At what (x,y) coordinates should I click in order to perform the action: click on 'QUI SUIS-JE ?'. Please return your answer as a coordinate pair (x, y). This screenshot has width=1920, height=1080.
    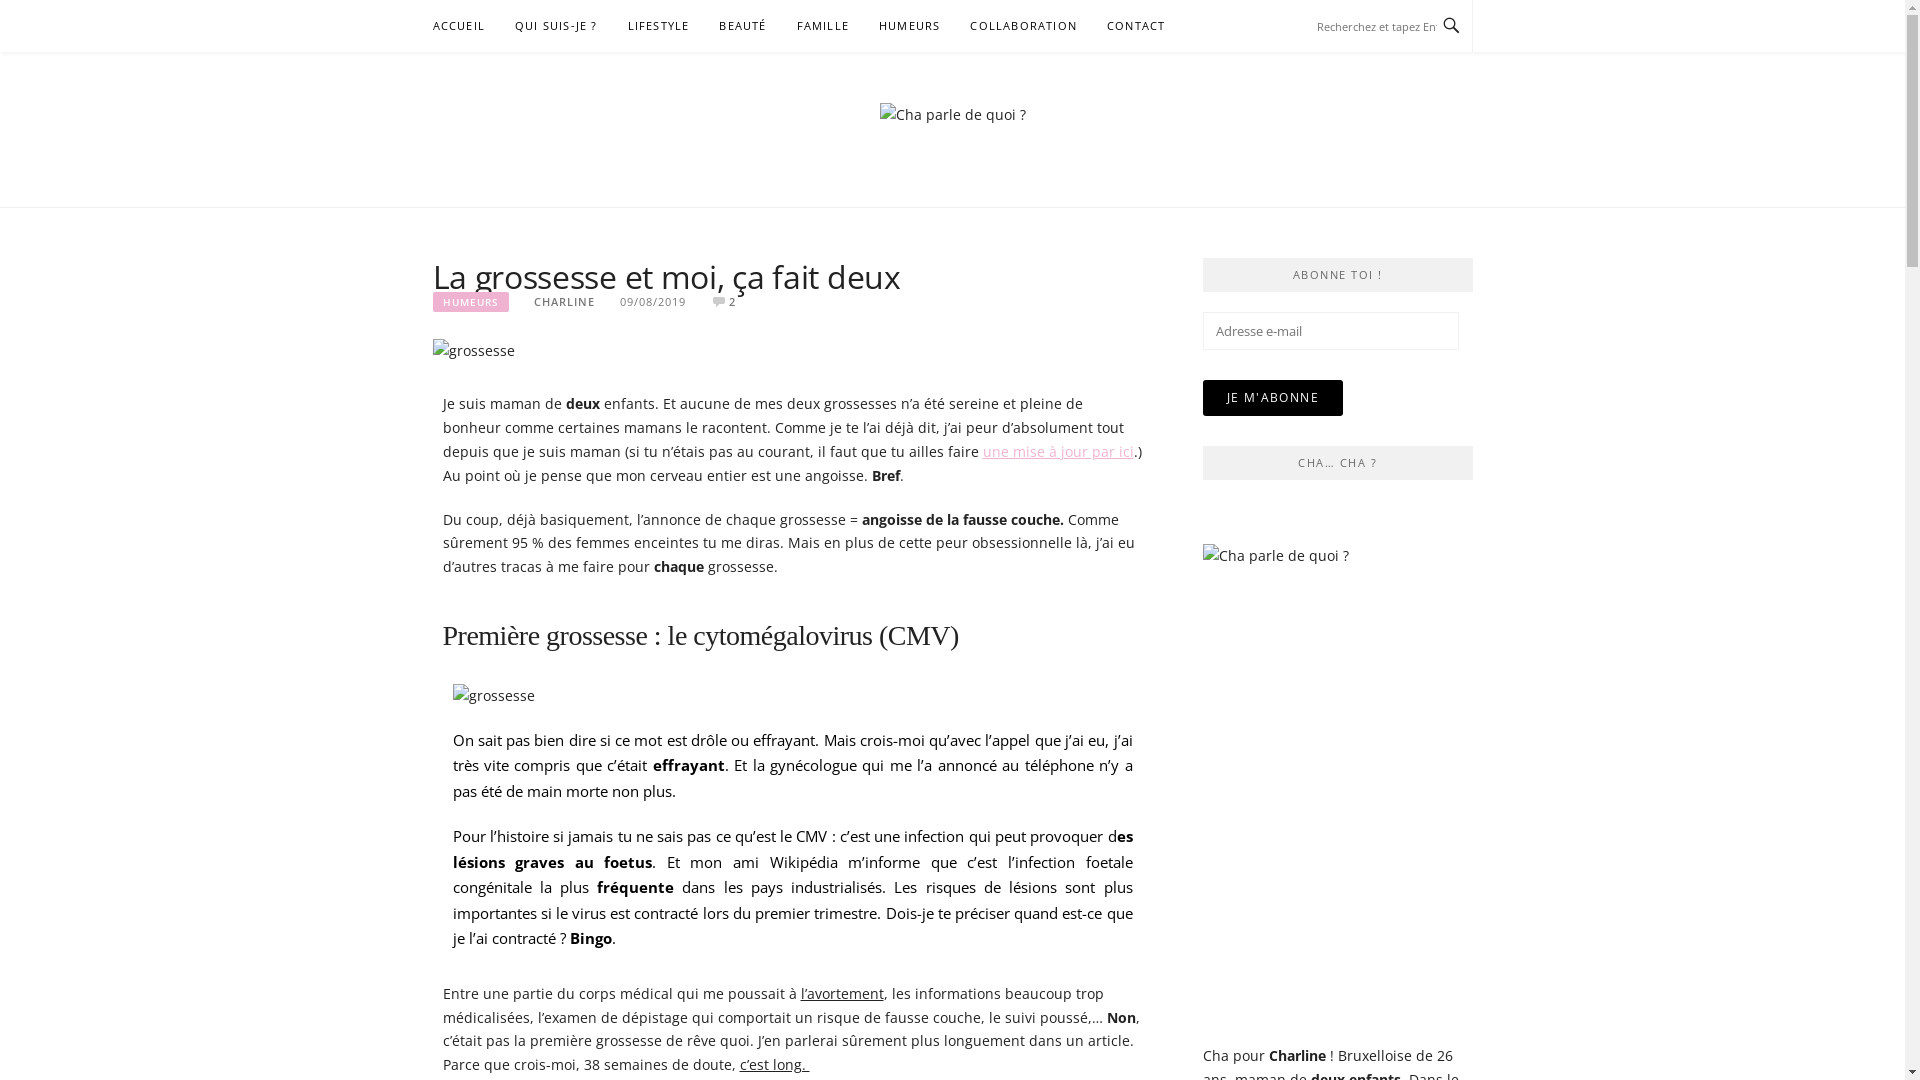
    Looking at the image, I should click on (556, 26).